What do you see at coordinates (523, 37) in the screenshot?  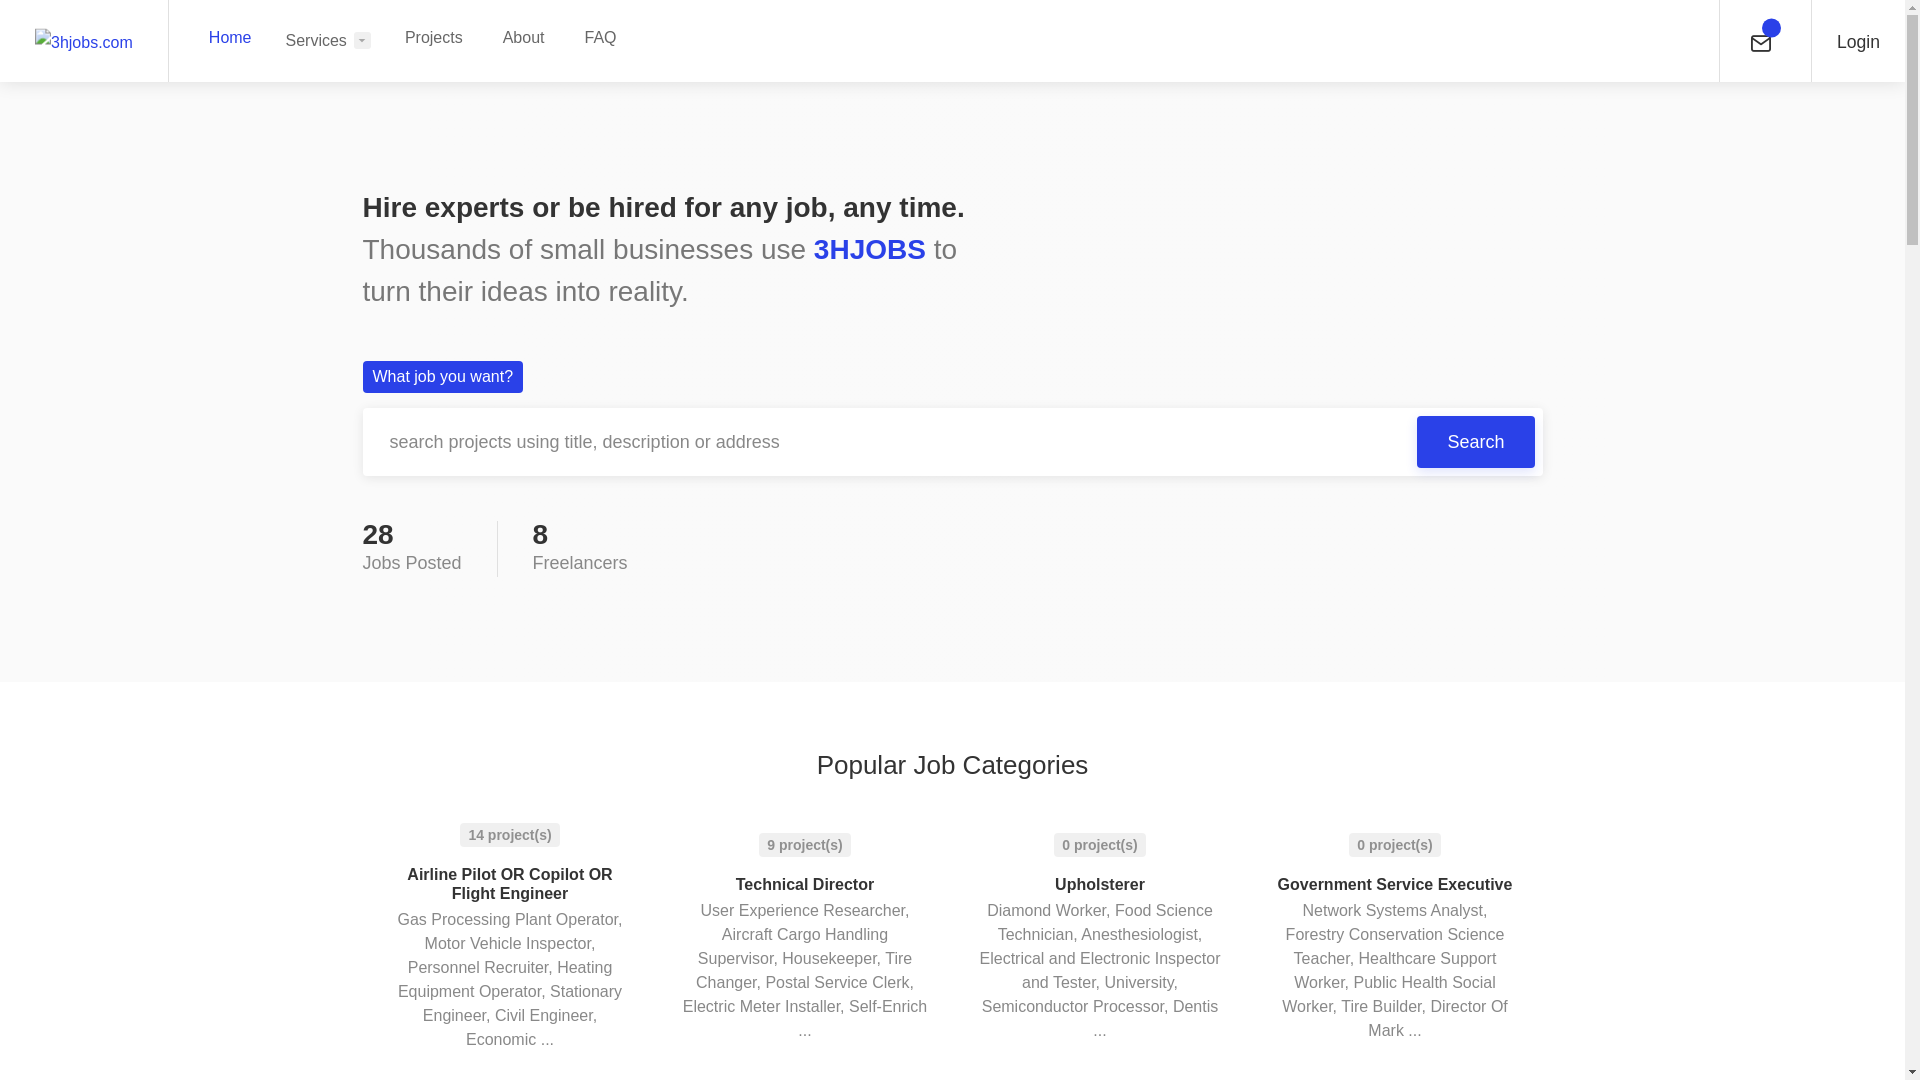 I see `'About'` at bounding box center [523, 37].